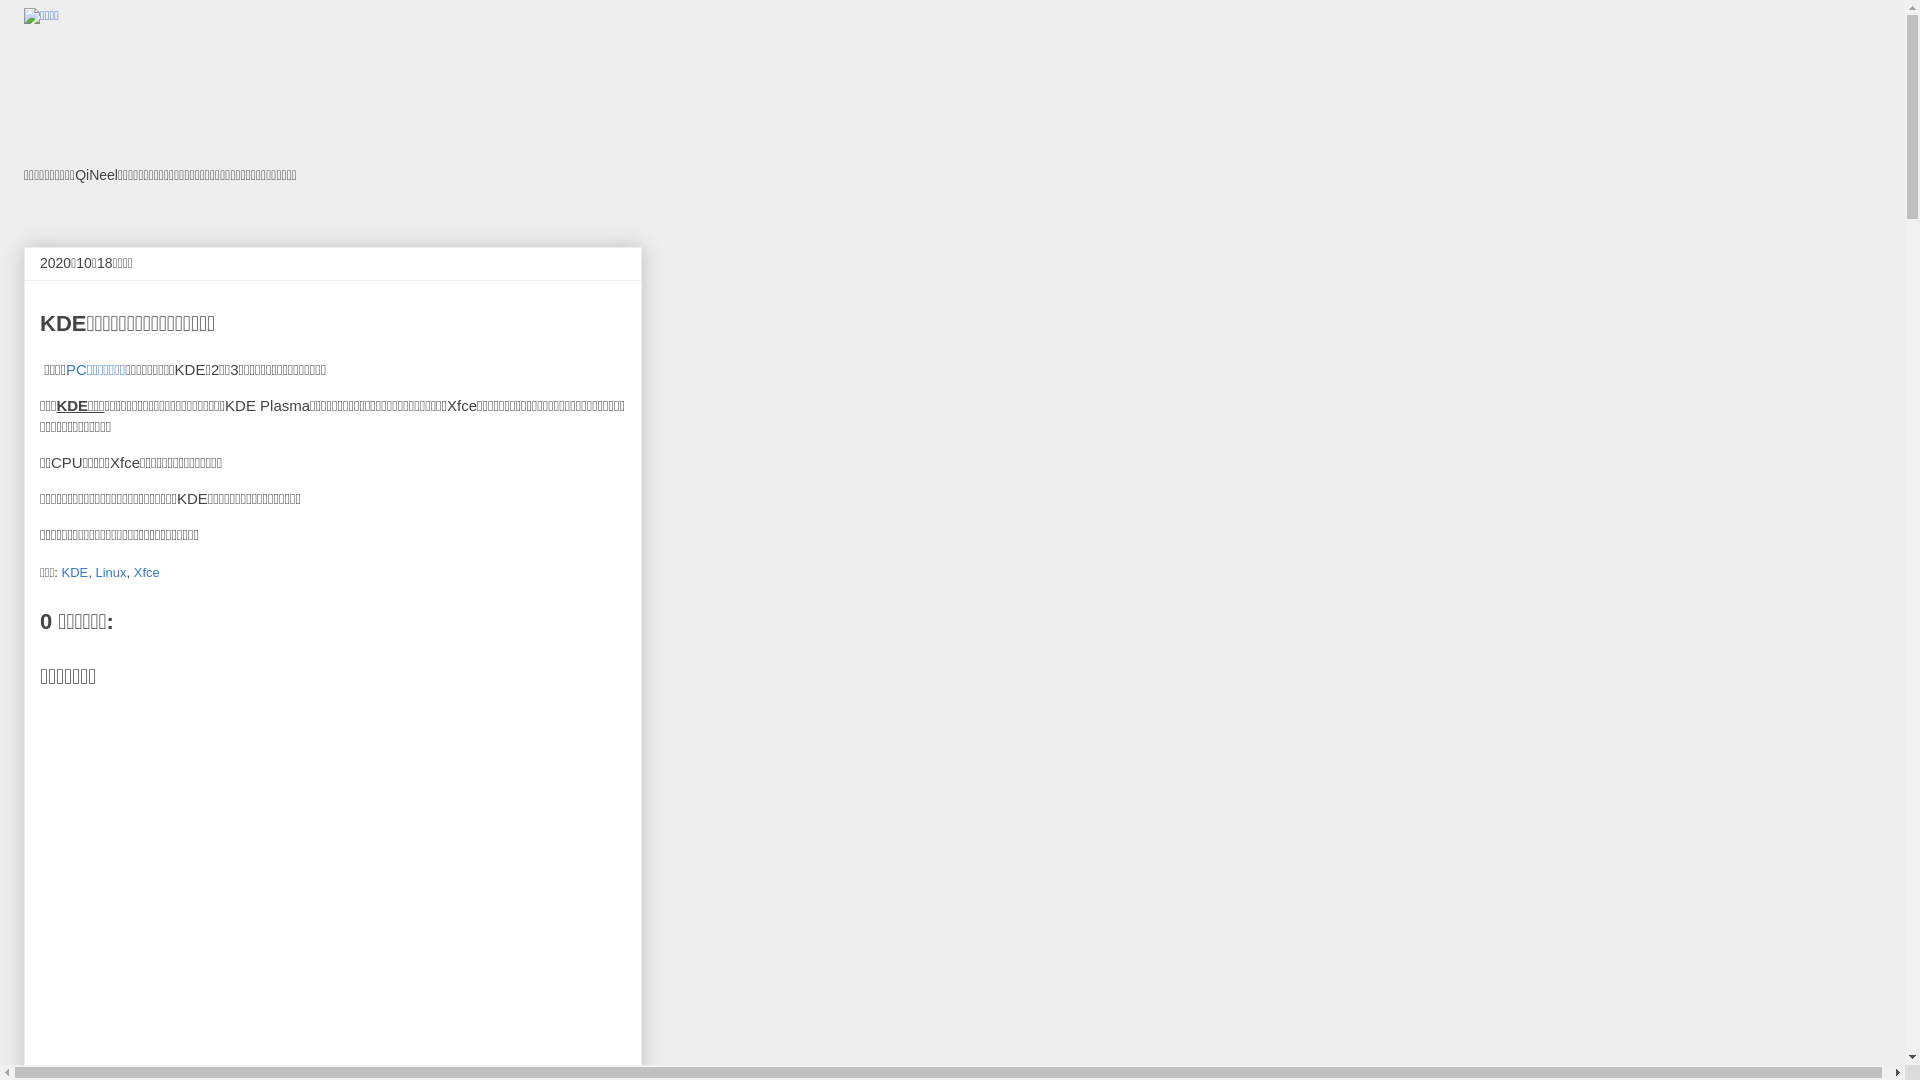 The height and width of the screenshot is (1080, 1920). What do you see at coordinates (74, 571) in the screenshot?
I see `'KDE'` at bounding box center [74, 571].